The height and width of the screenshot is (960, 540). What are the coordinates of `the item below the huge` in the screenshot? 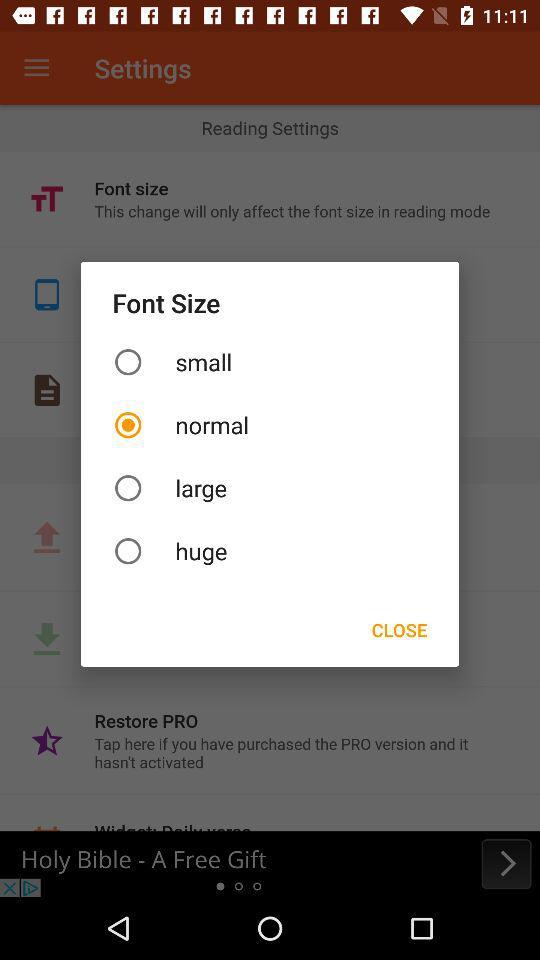 It's located at (399, 628).